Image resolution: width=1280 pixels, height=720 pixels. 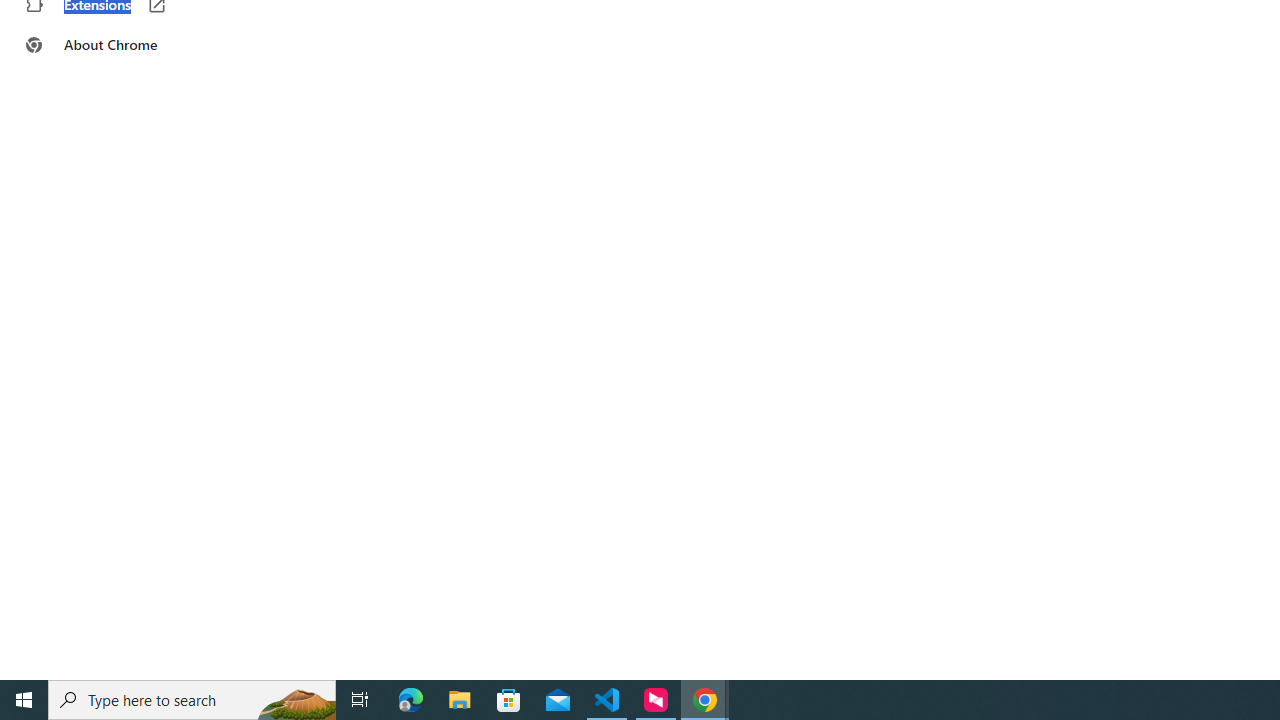 What do you see at coordinates (123, 45) in the screenshot?
I see `'About Chrome'` at bounding box center [123, 45].